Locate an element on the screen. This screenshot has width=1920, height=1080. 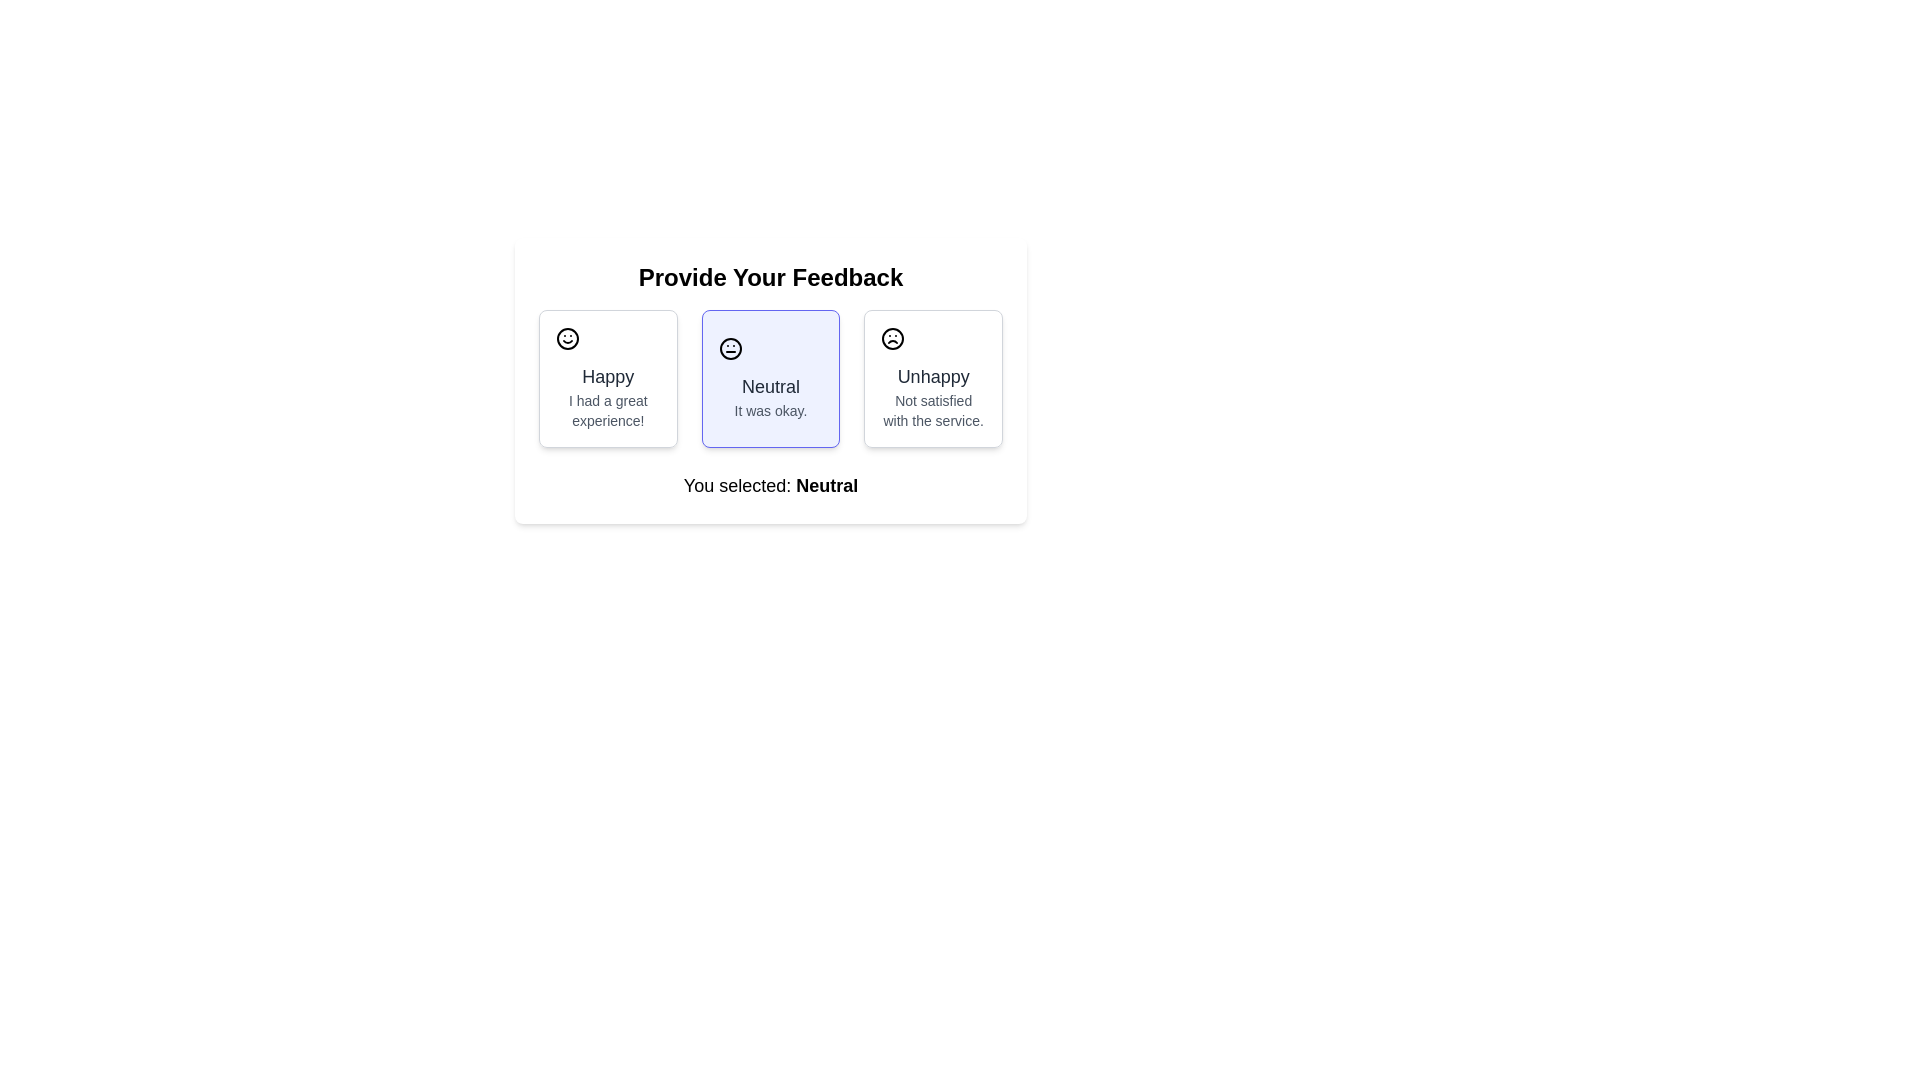
the neutral feedback icon located in the center feedback card labeled 'Neutral' in the 'Provide Your Feedback' section is located at coordinates (729, 347).